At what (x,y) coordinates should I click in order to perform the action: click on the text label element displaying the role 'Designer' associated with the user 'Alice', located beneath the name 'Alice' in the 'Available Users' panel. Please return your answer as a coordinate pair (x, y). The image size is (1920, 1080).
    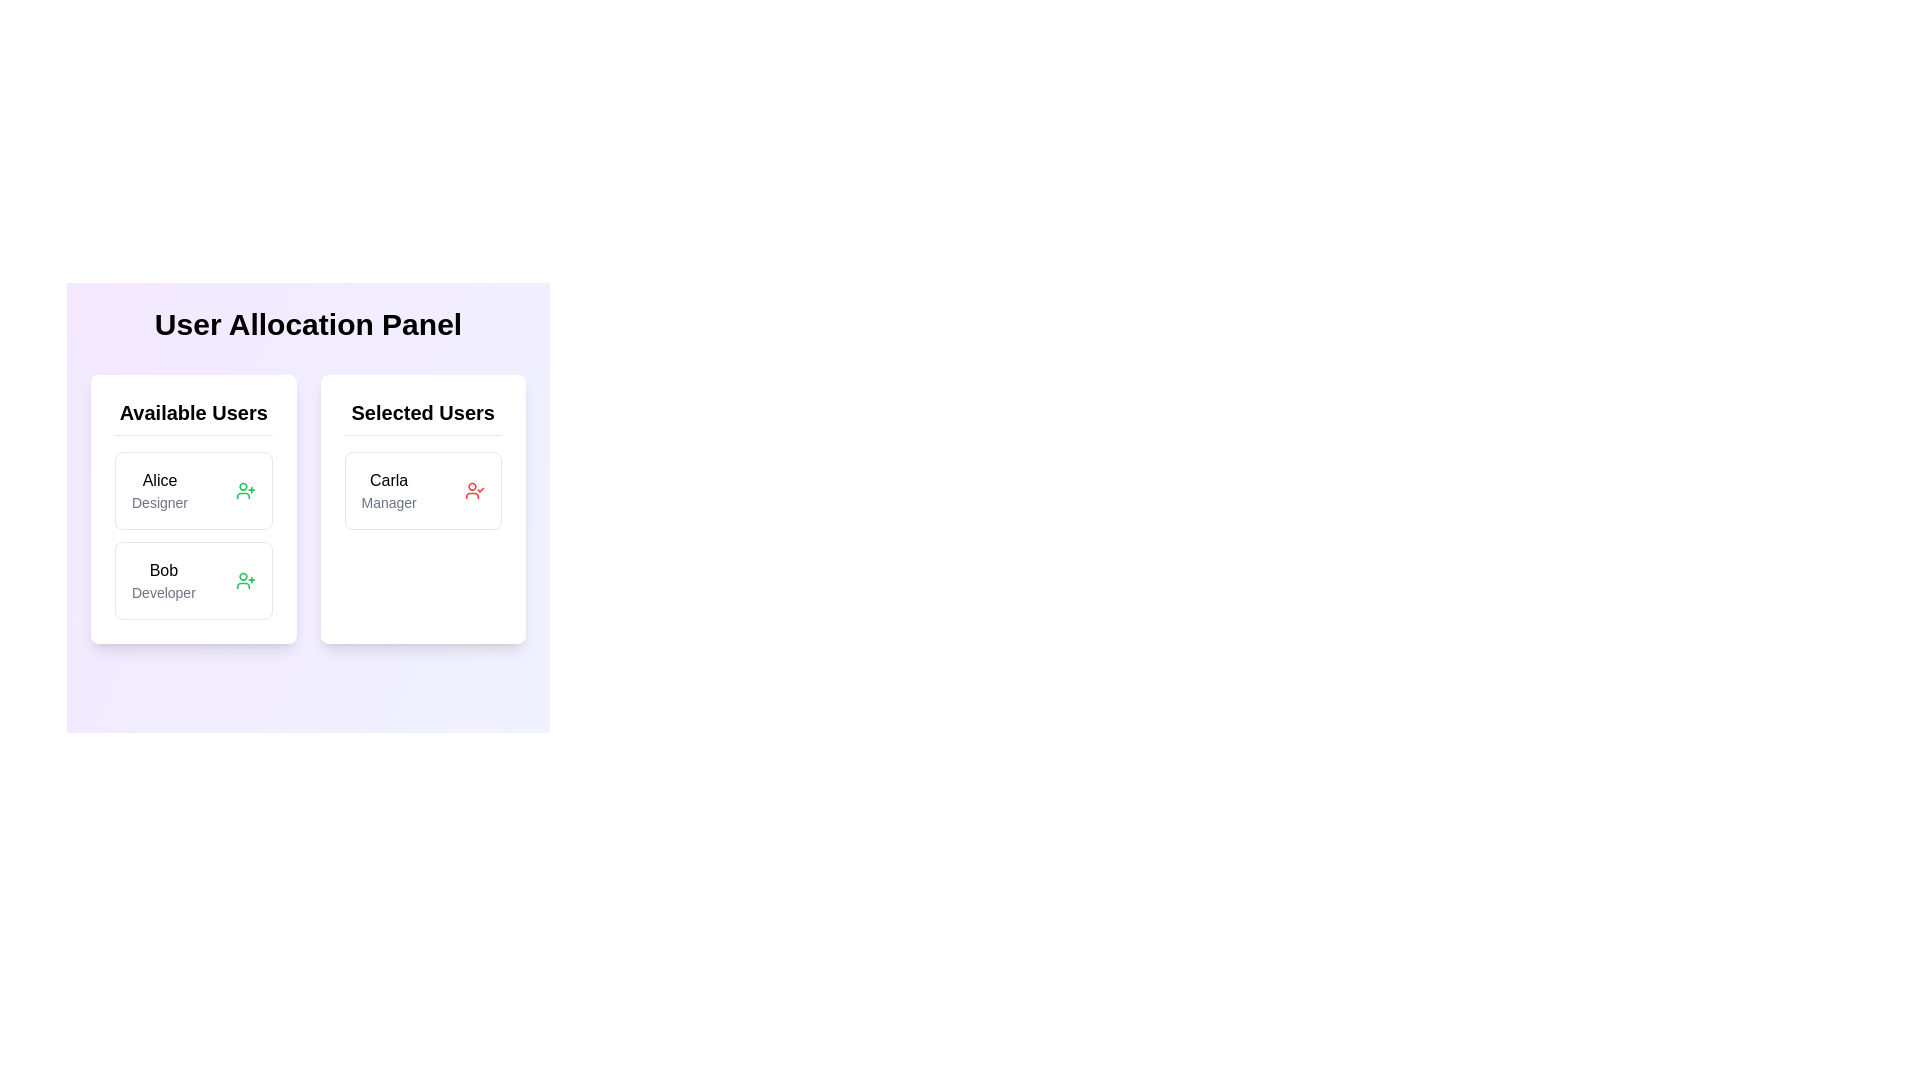
    Looking at the image, I should click on (158, 501).